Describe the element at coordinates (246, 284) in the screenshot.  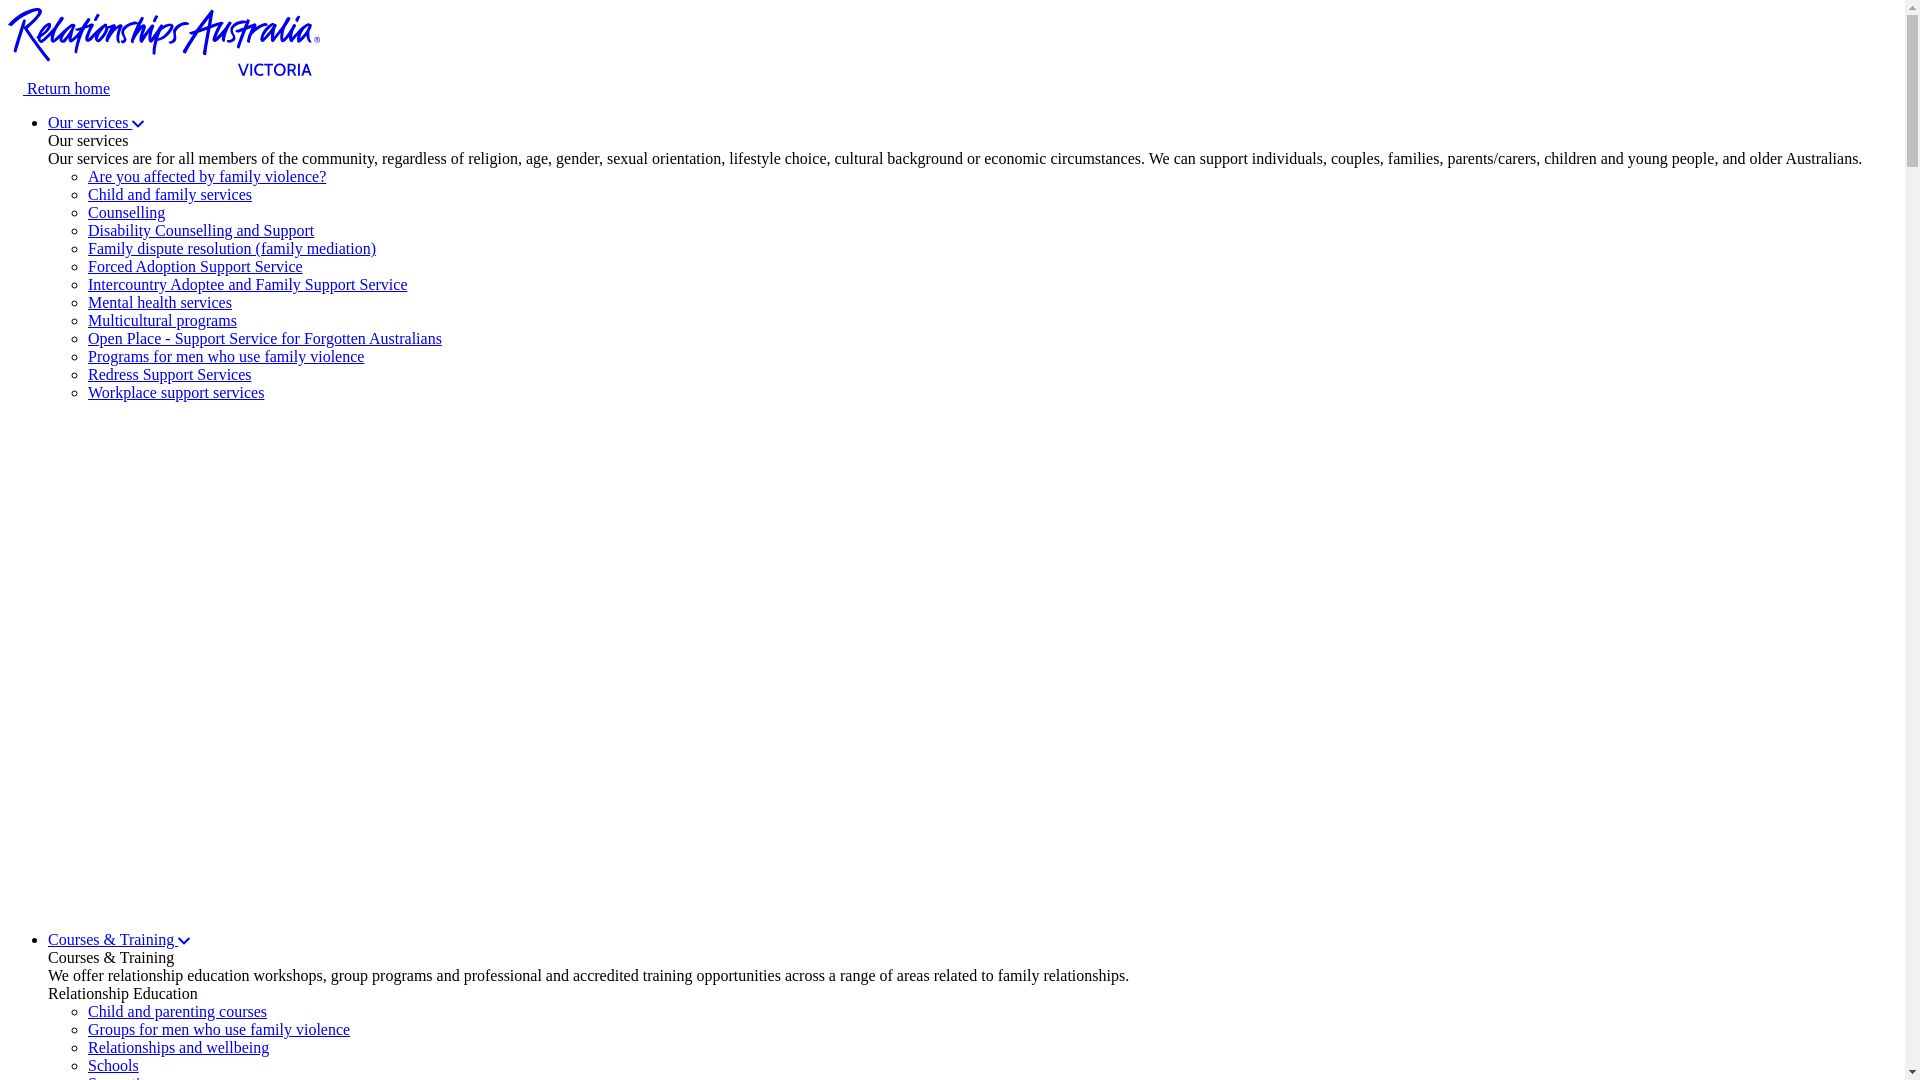
I see `'Intercountry Adoptee and Family Support Service'` at that location.